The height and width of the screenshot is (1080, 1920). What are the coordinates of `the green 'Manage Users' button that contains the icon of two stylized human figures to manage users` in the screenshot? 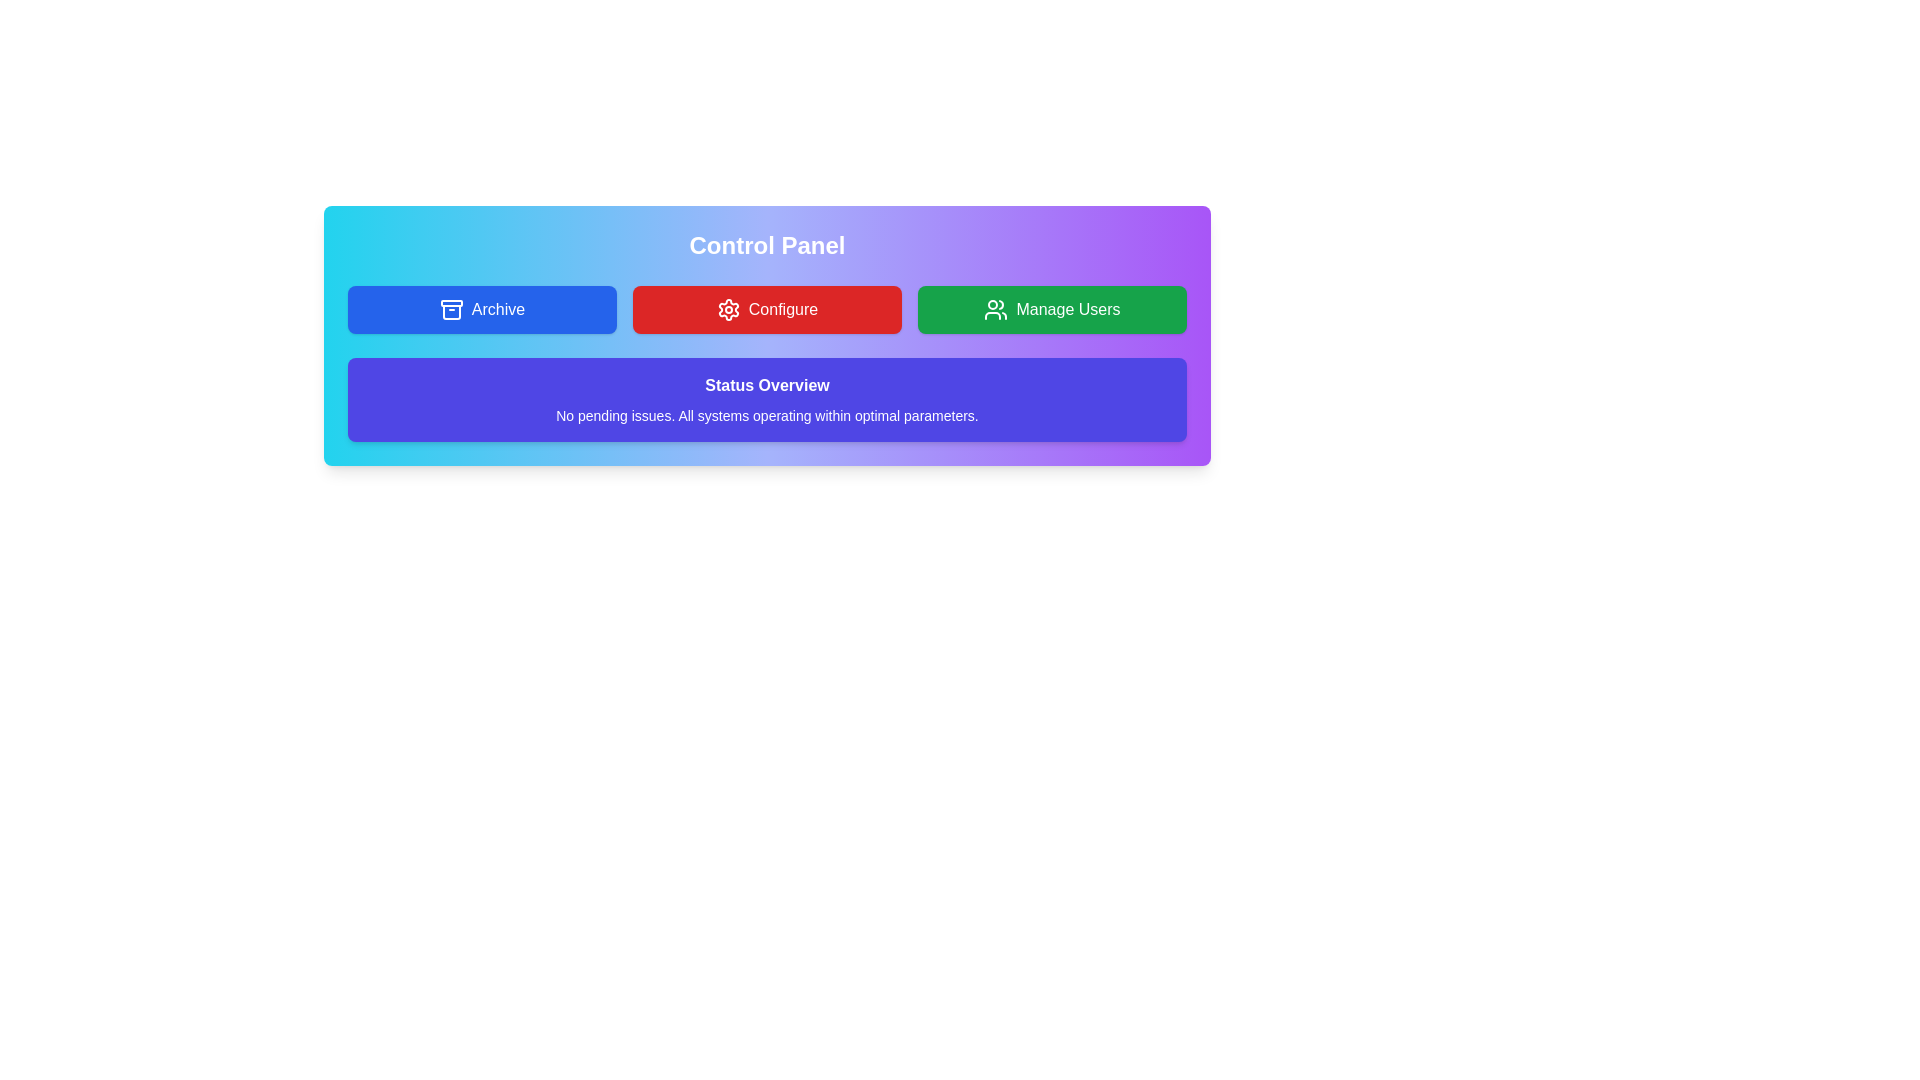 It's located at (996, 309).